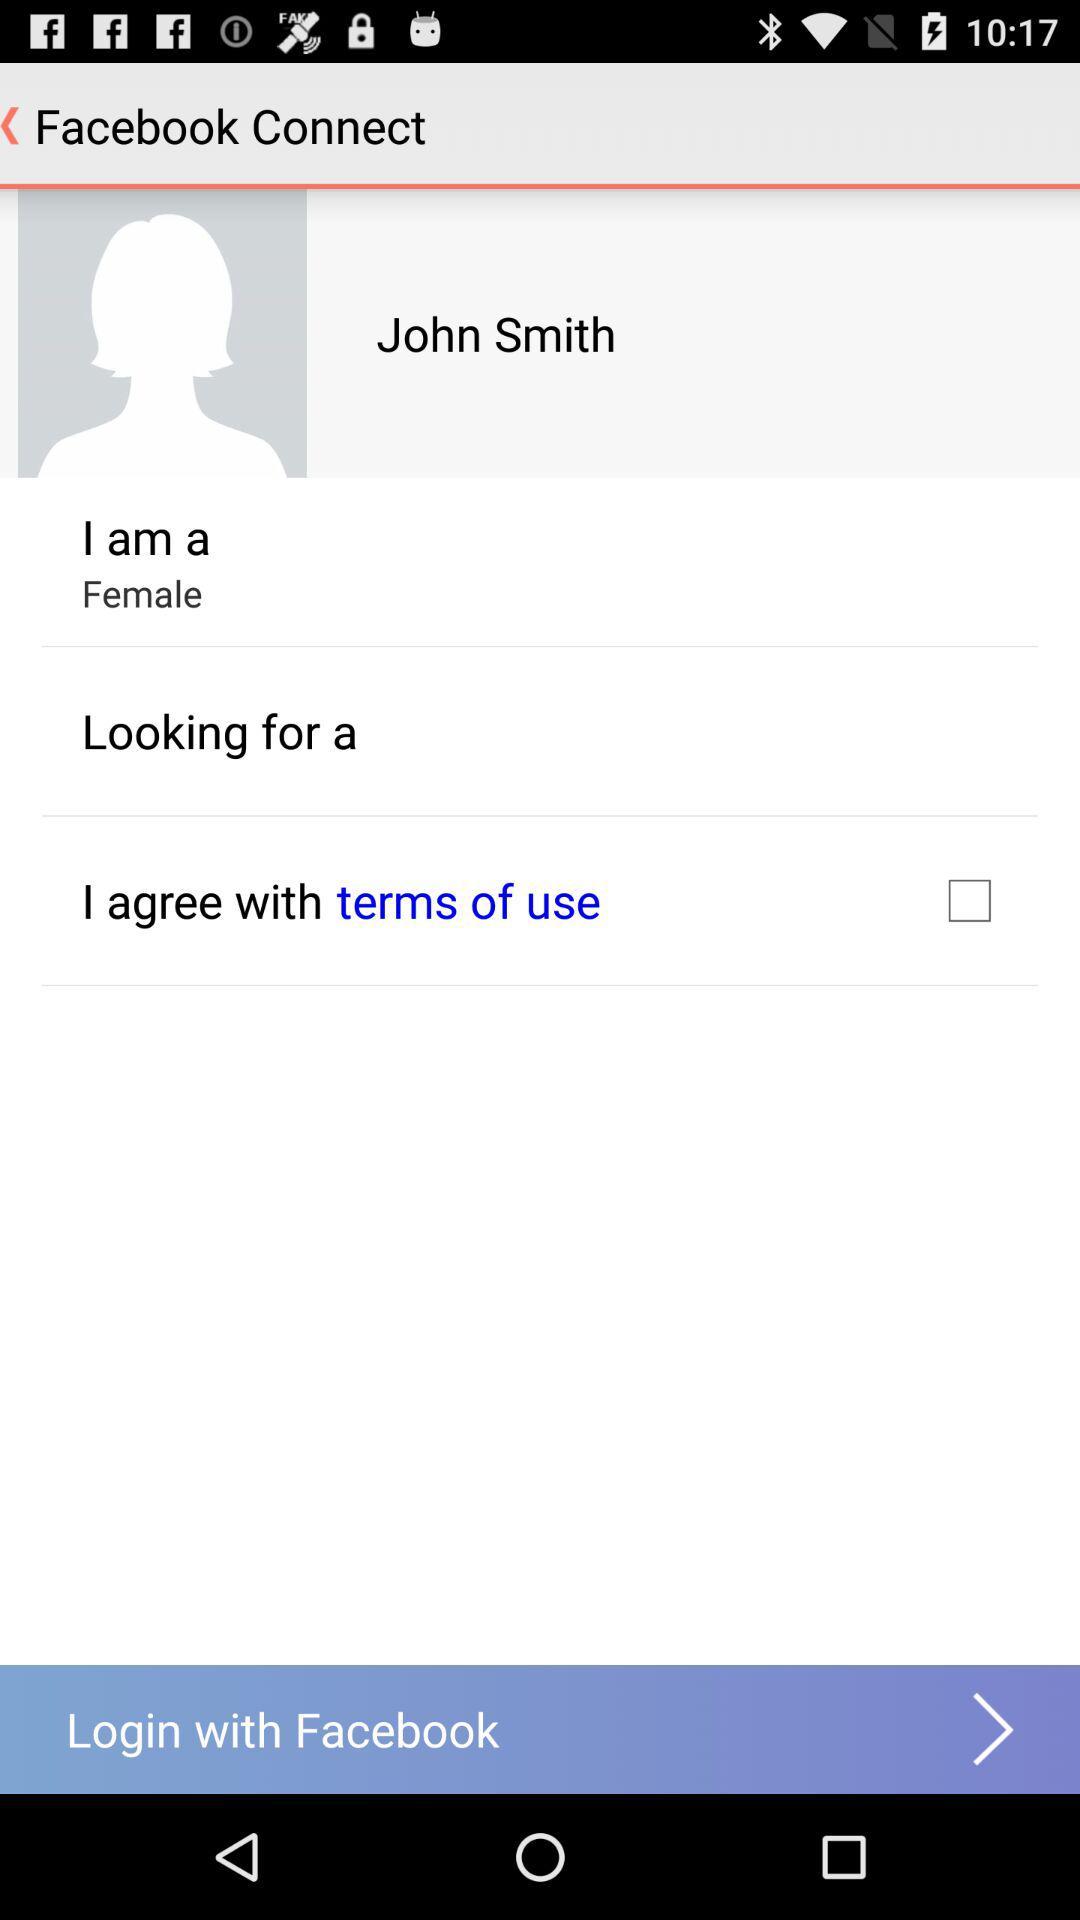 The height and width of the screenshot is (1920, 1080). What do you see at coordinates (202, 899) in the screenshot?
I see `app next to the terms of use item` at bounding box center [202, 899].